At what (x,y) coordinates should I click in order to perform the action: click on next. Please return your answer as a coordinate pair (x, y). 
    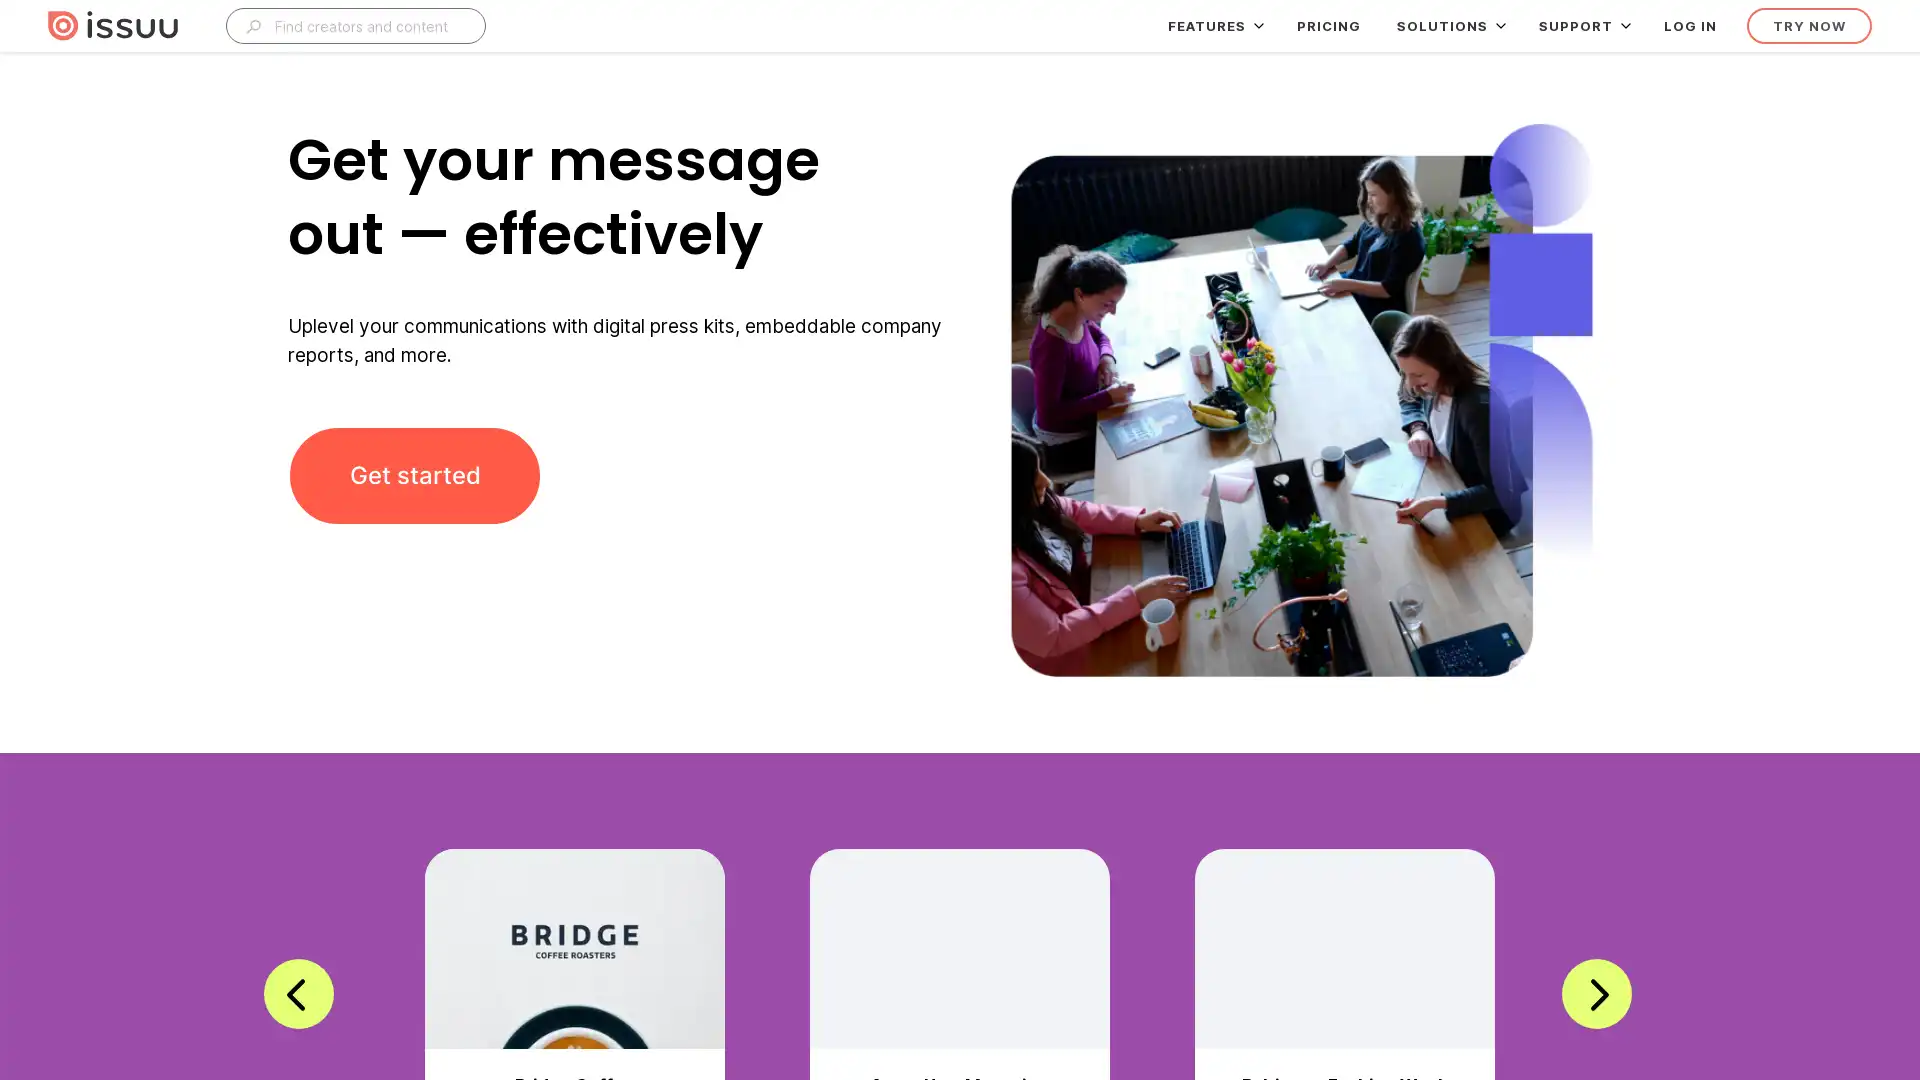
    Looking at the image, I should click on (1596, 994).